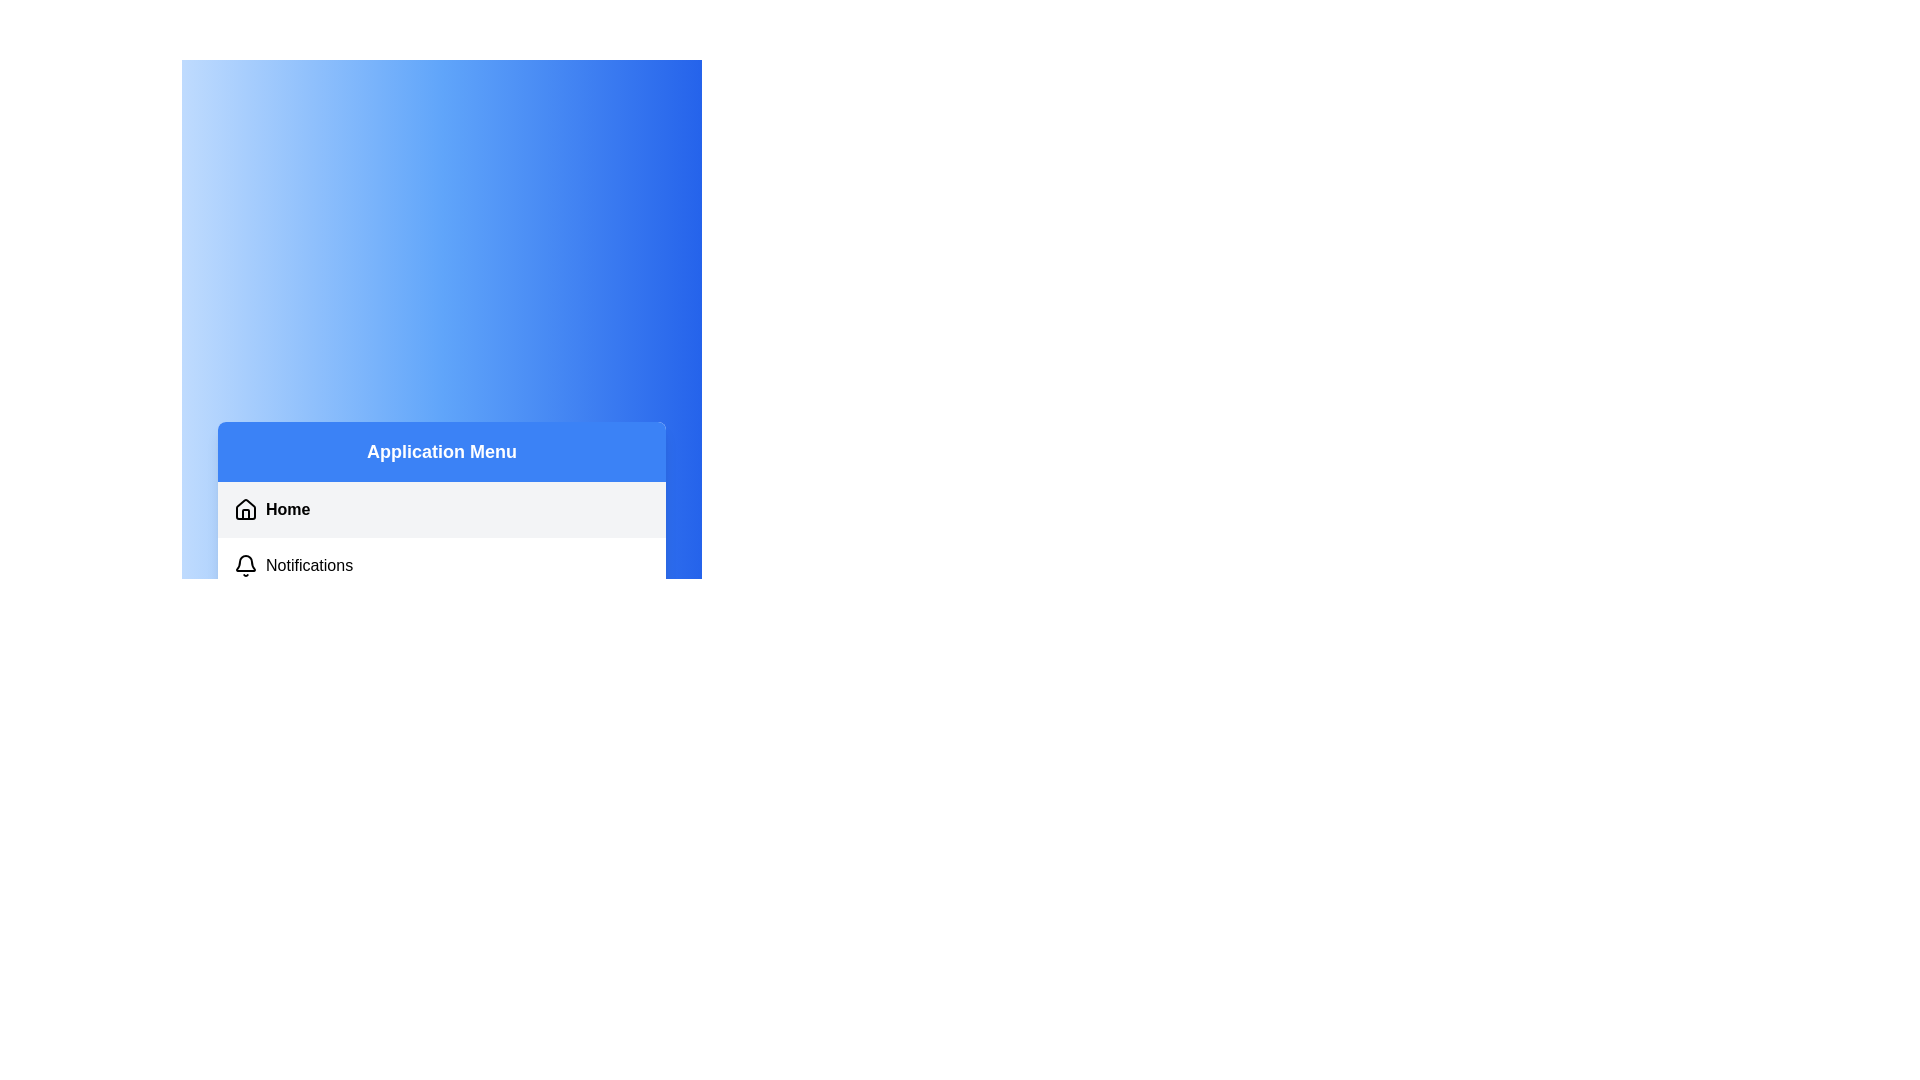 The image size is (1920, 1080). What do you see at coordinates (440, 451) in the screenshot?
I see `the text 'Application Menu' in the header to select it` at bounding box center [440, 451].